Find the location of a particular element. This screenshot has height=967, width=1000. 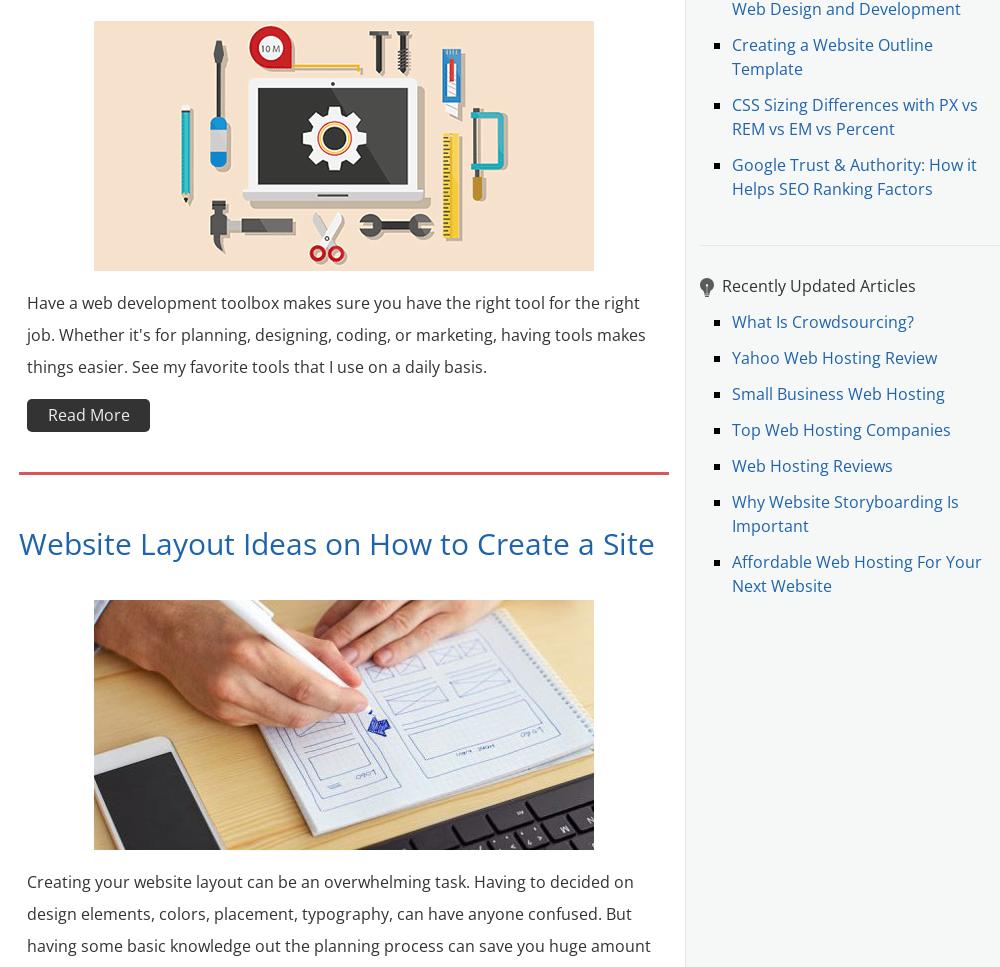

'Affordable Web Hosting For Your Next Website' is located at coordinates (856, 573).